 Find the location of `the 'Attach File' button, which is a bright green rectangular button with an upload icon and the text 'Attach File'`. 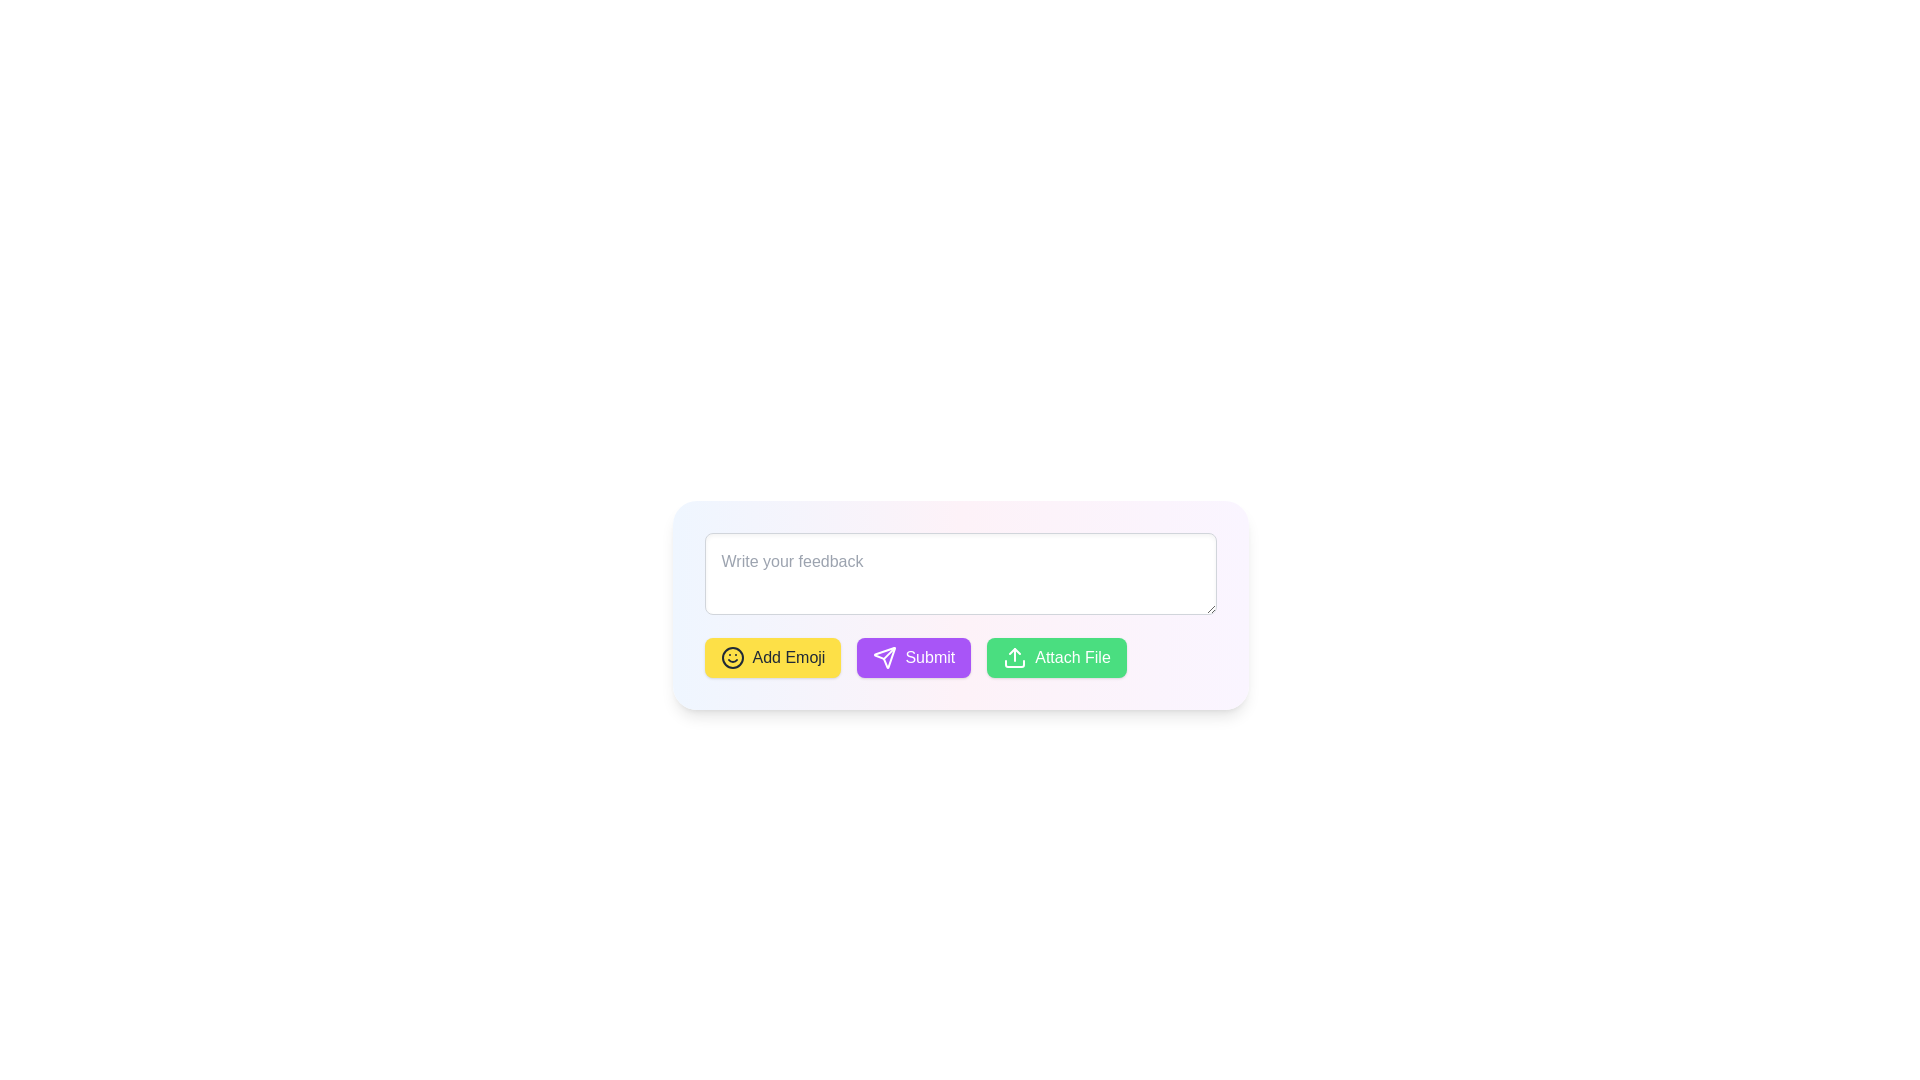

the 'Attach File' button, which is a bright green rectangular button with an upload icon and the text 'Attach File' is located at coordinates (1055, 658).